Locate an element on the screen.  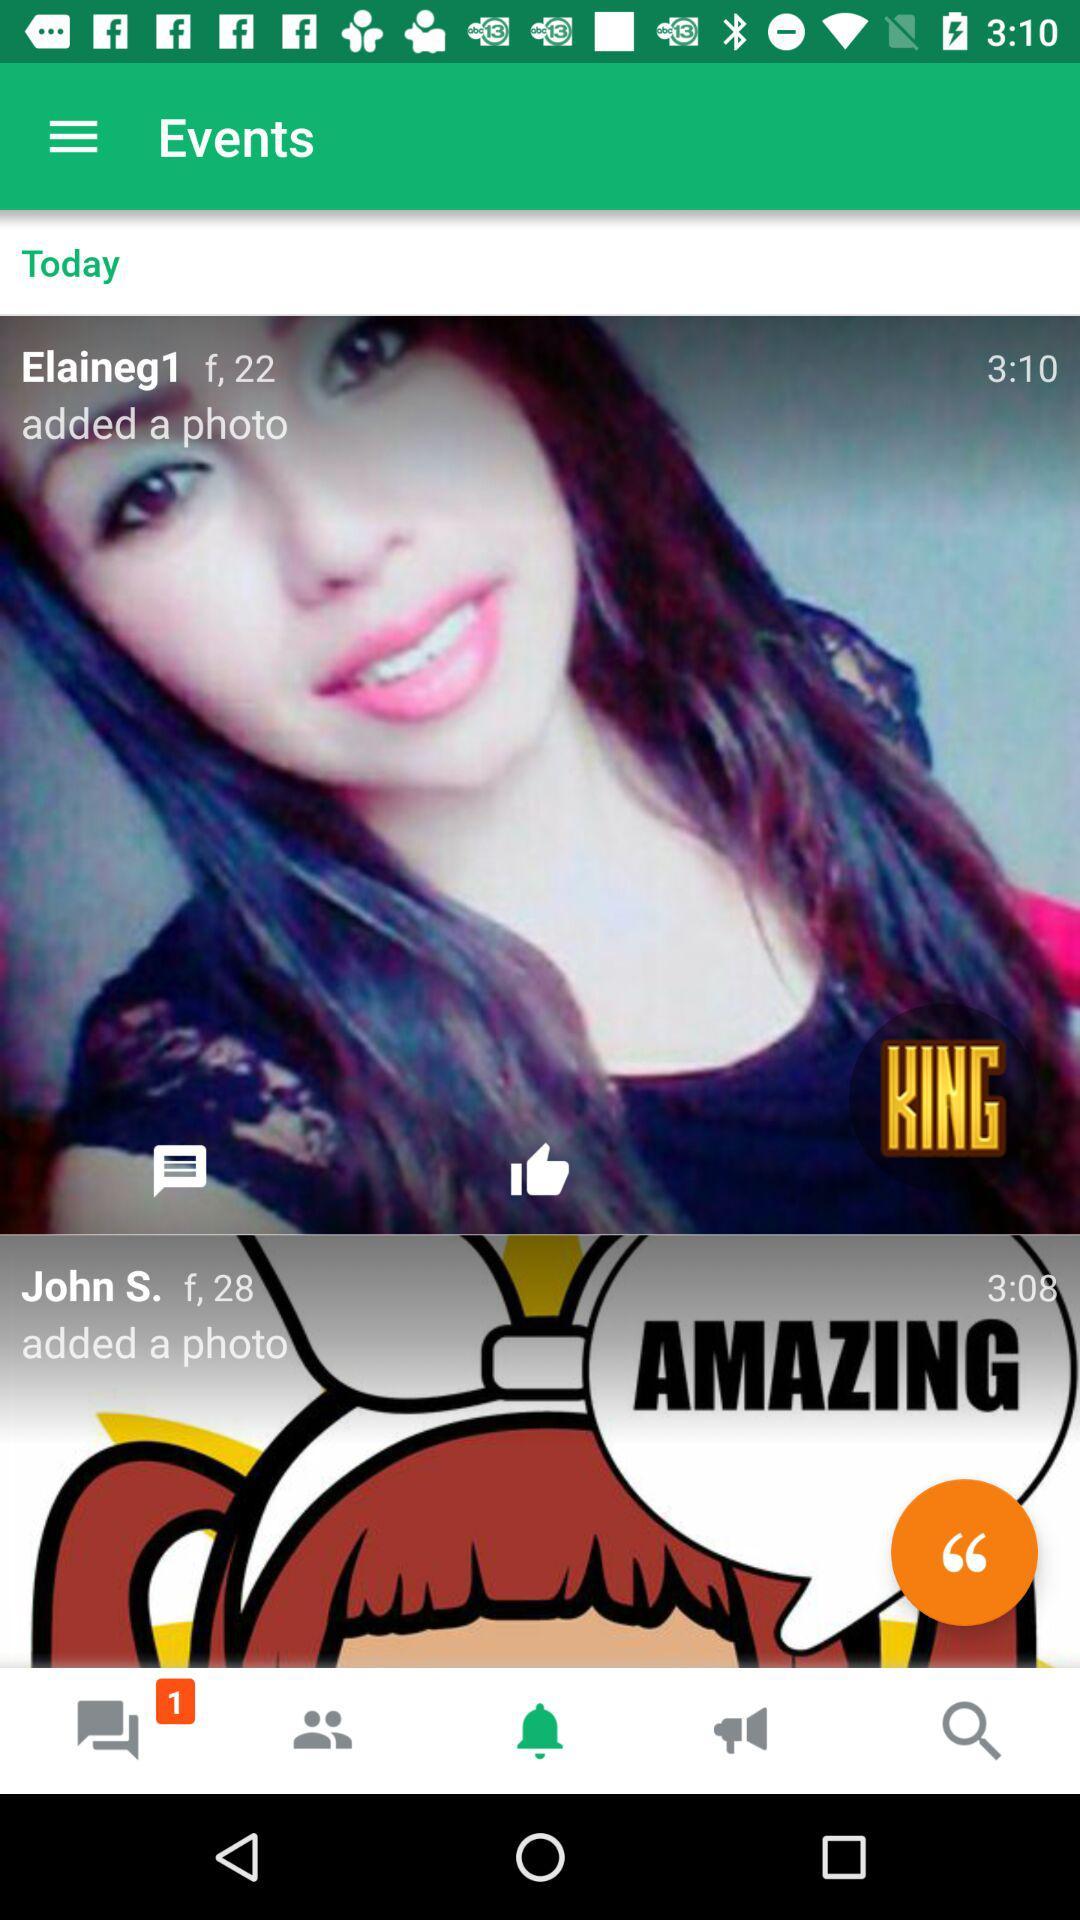
the av_rewind icon is located at coordinates (963, 1551).